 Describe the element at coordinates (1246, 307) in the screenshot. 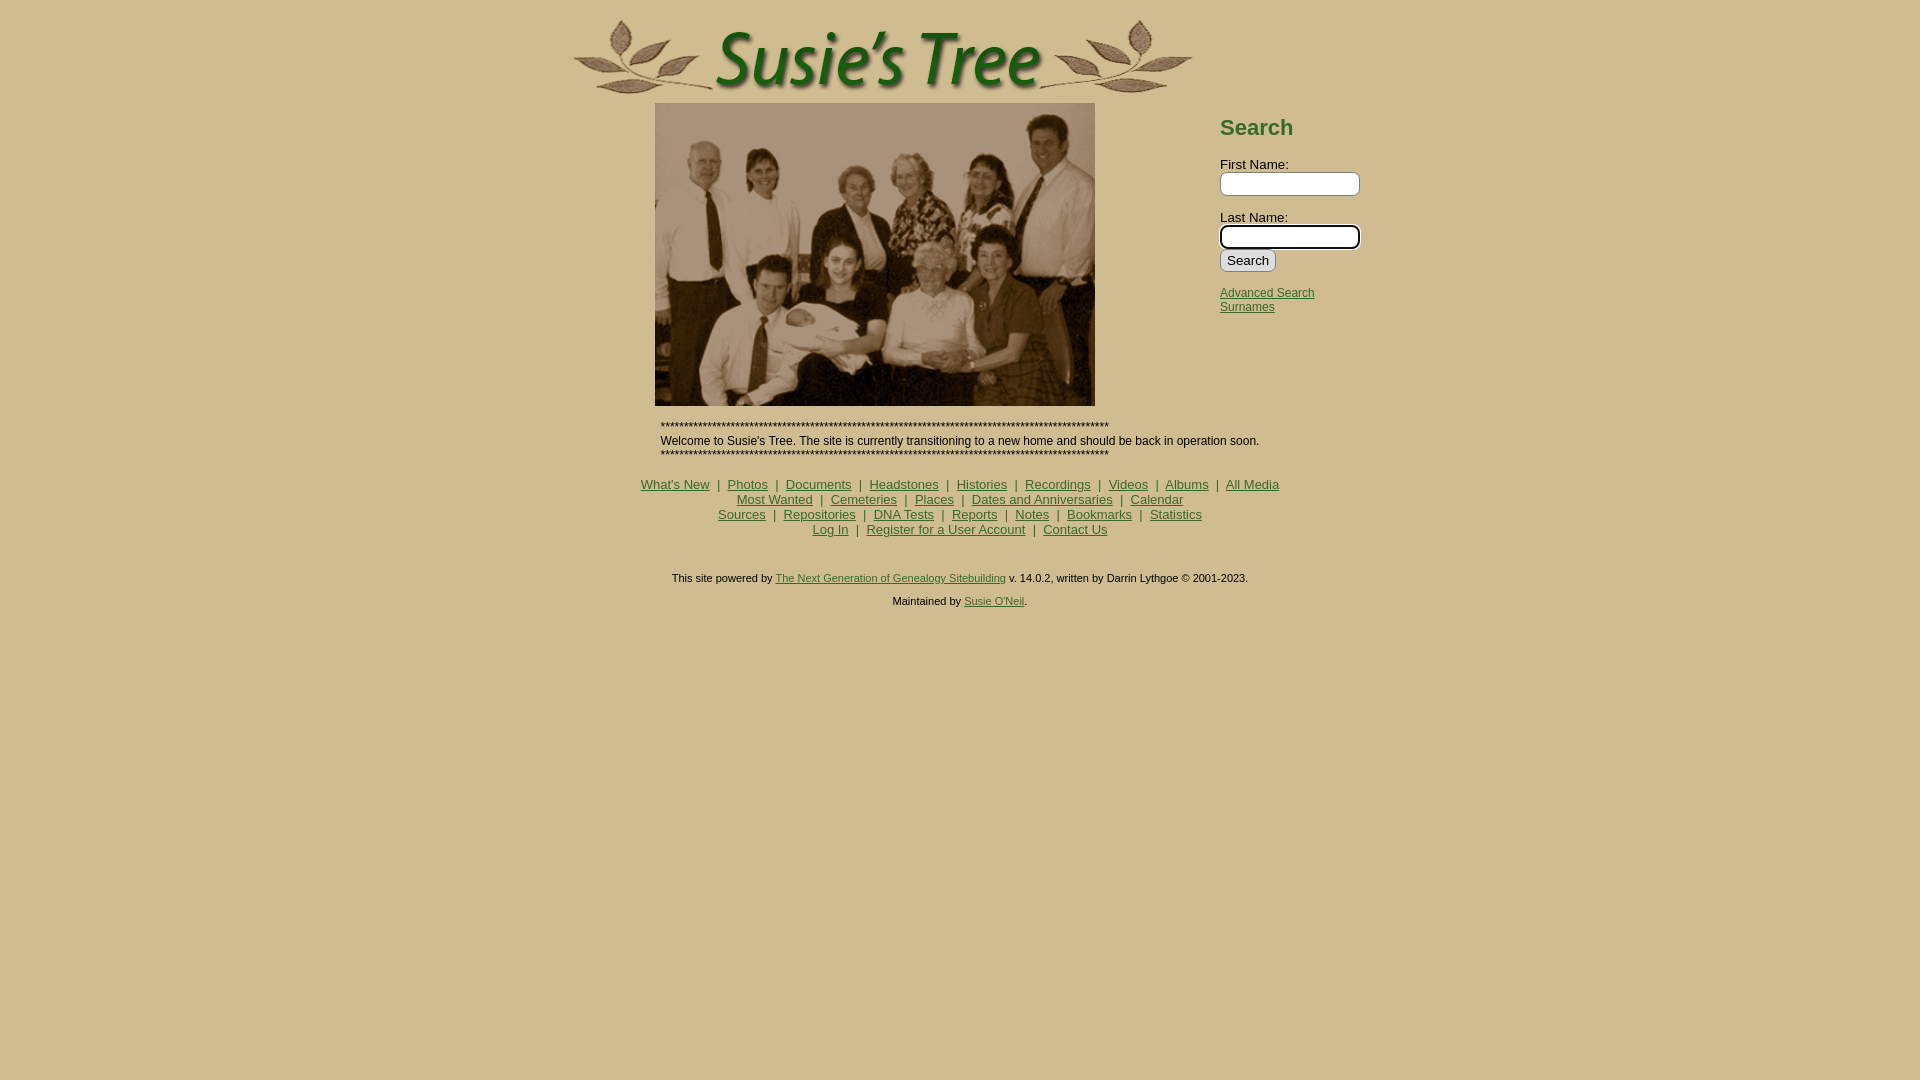

I see `'Surnames'` at that location.